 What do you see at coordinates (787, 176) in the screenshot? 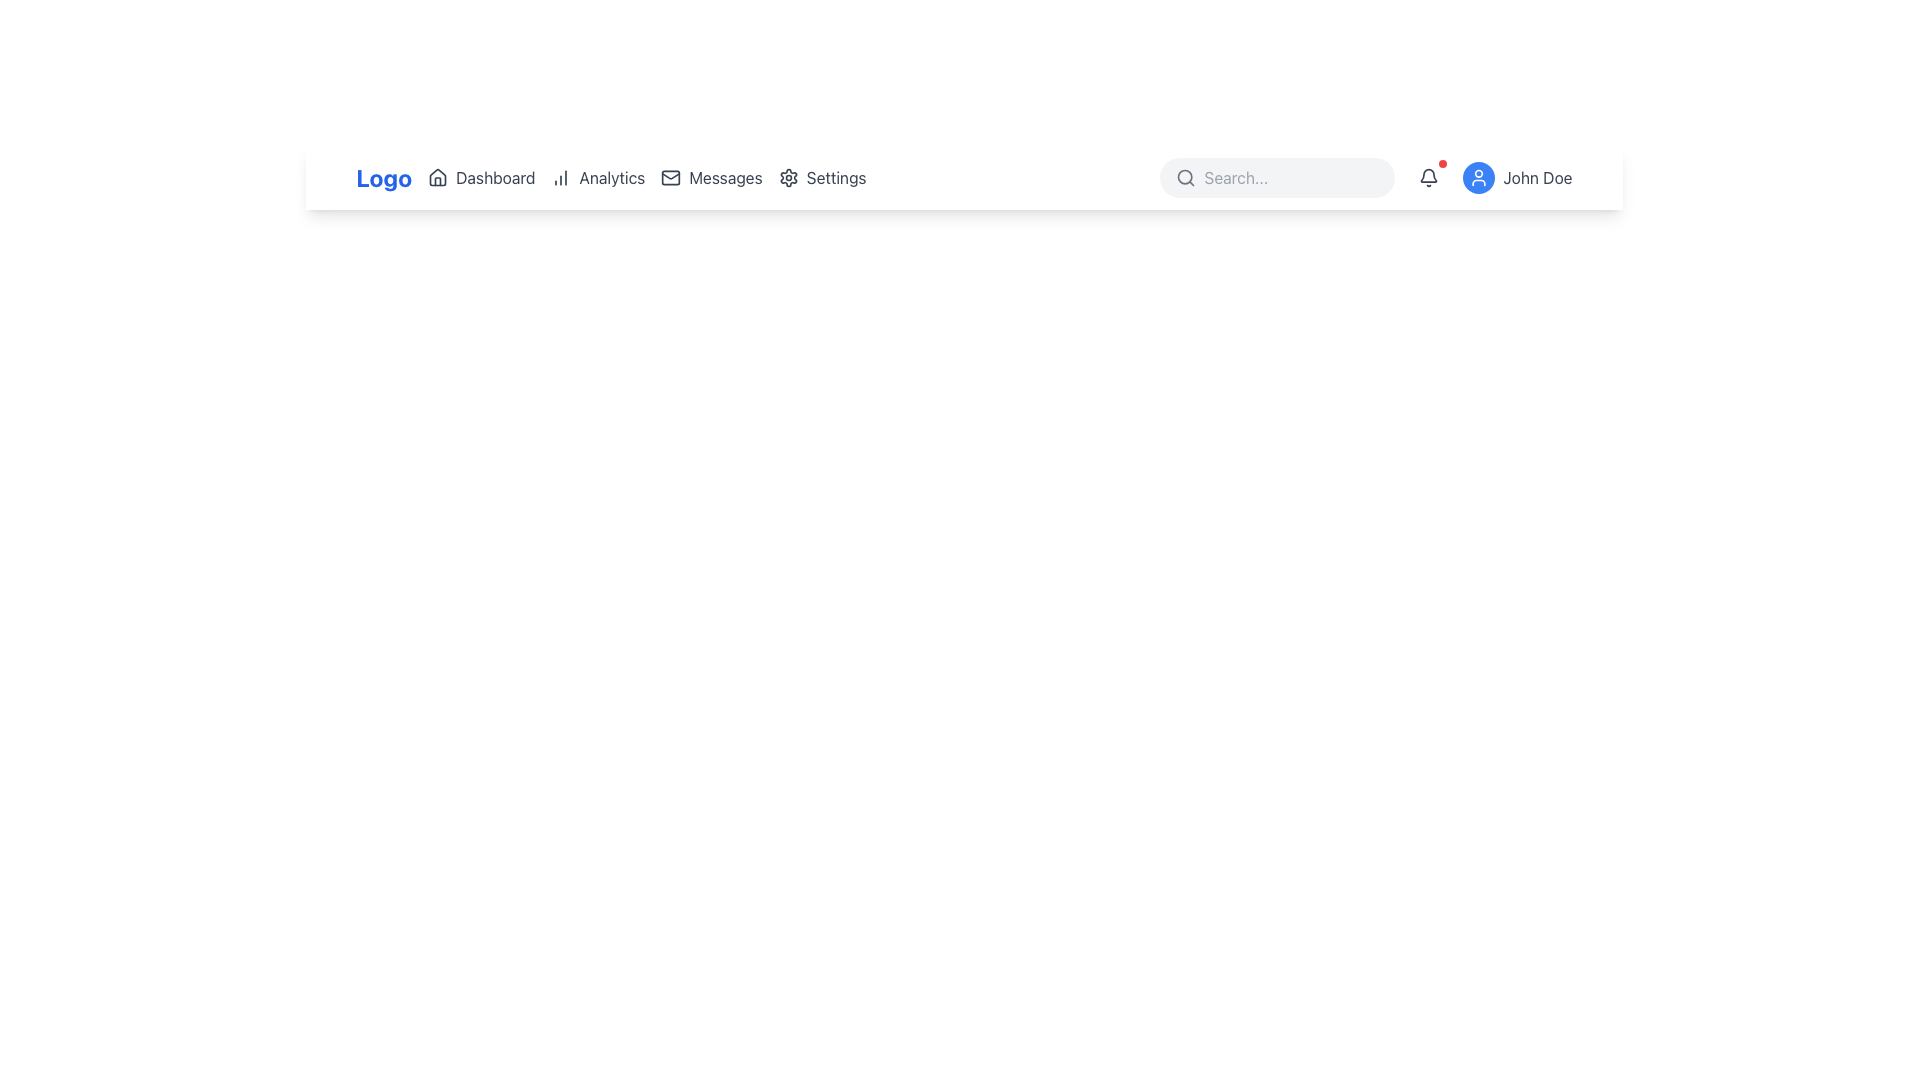
I see `the gear icon in the top navigation bar` at bounding box center [787, 176].